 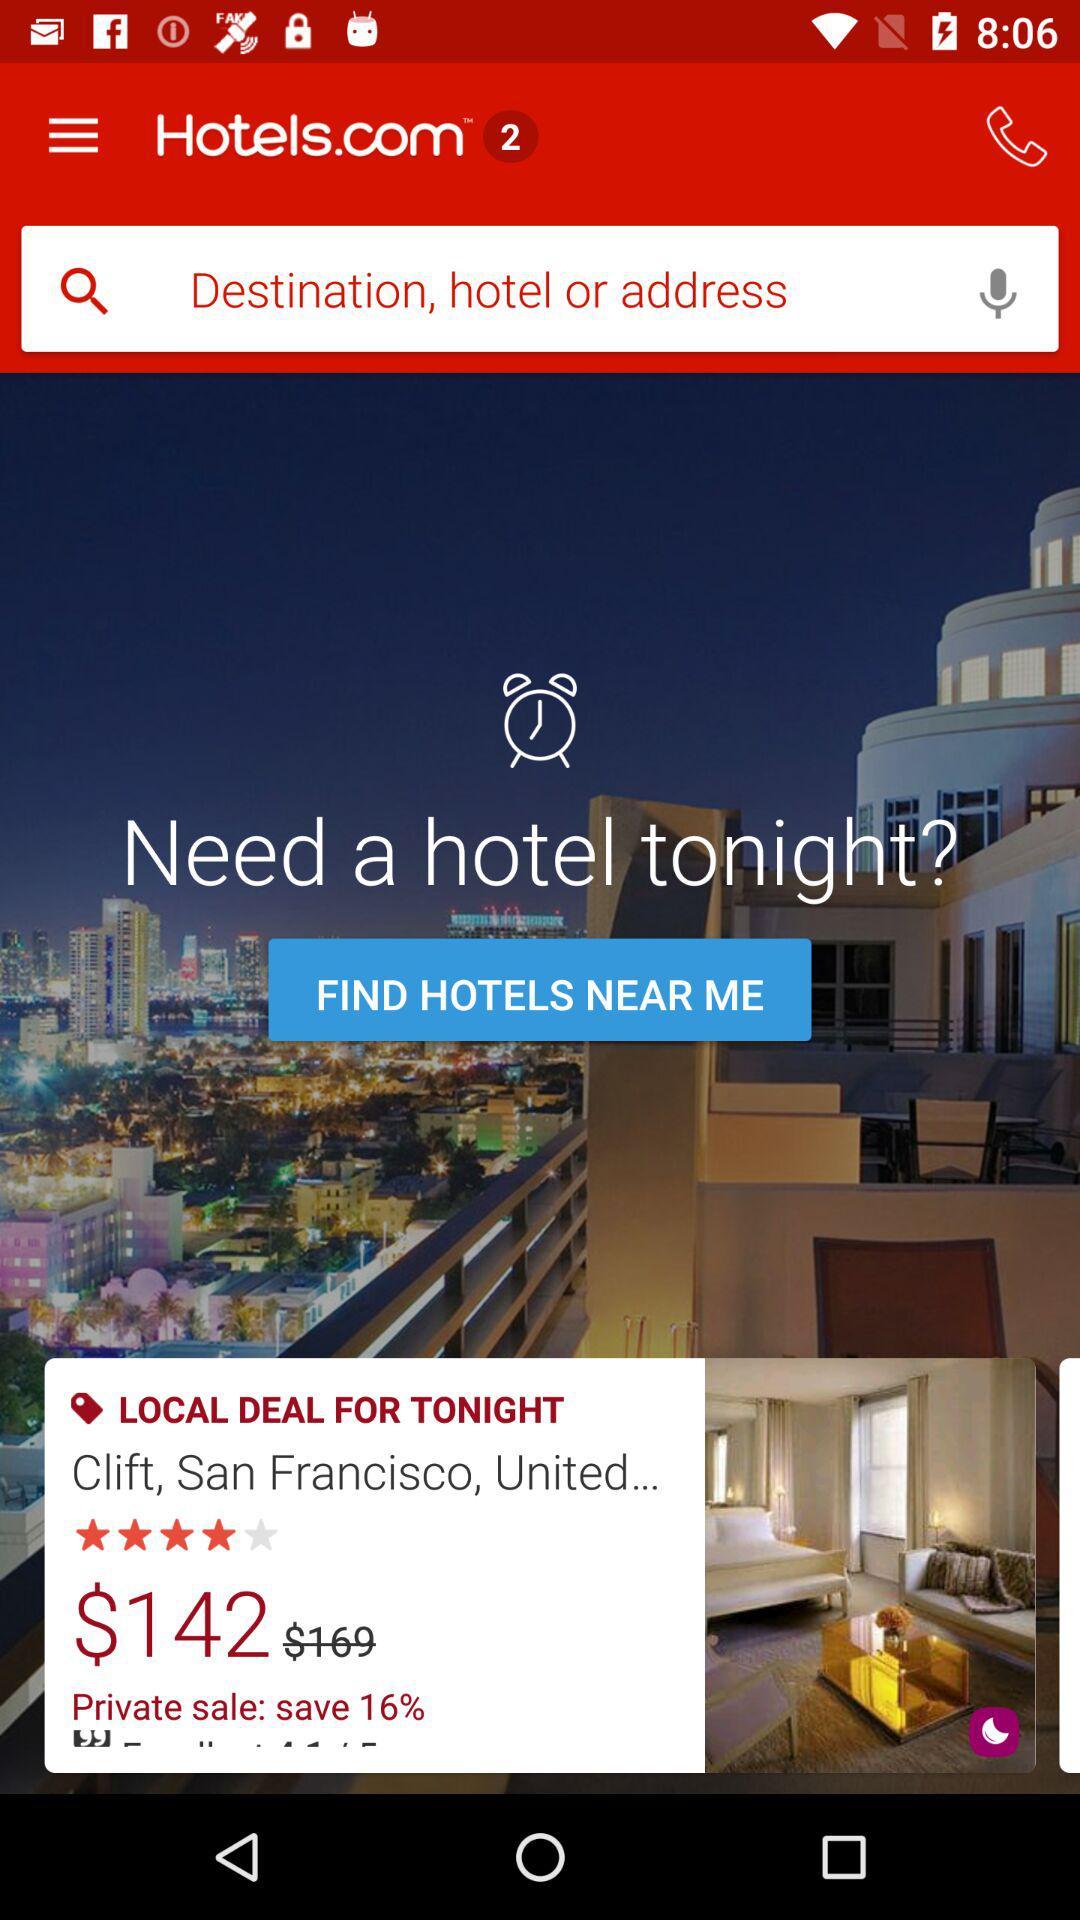 I want to click on destination hotel or item, so click(x=540, y=290).